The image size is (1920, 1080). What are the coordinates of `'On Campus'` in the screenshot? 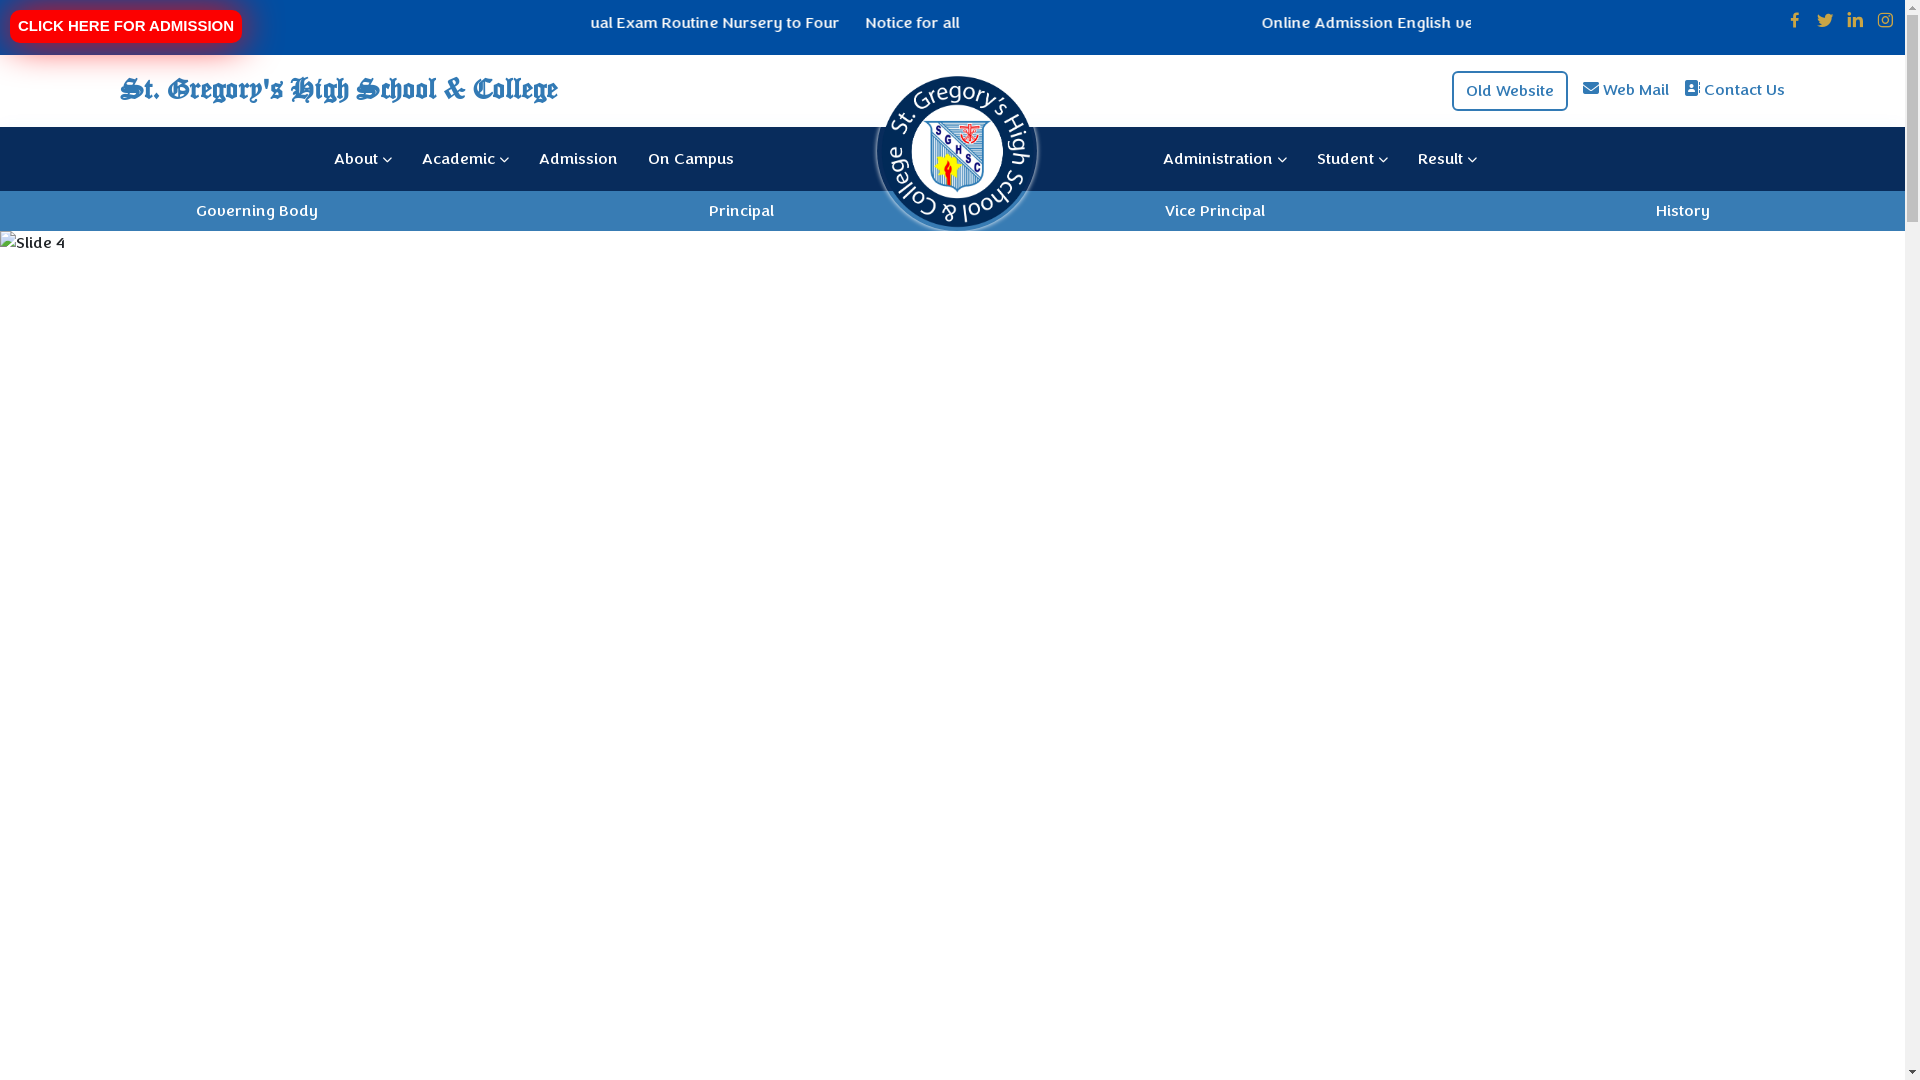 It's located at (691, 157).